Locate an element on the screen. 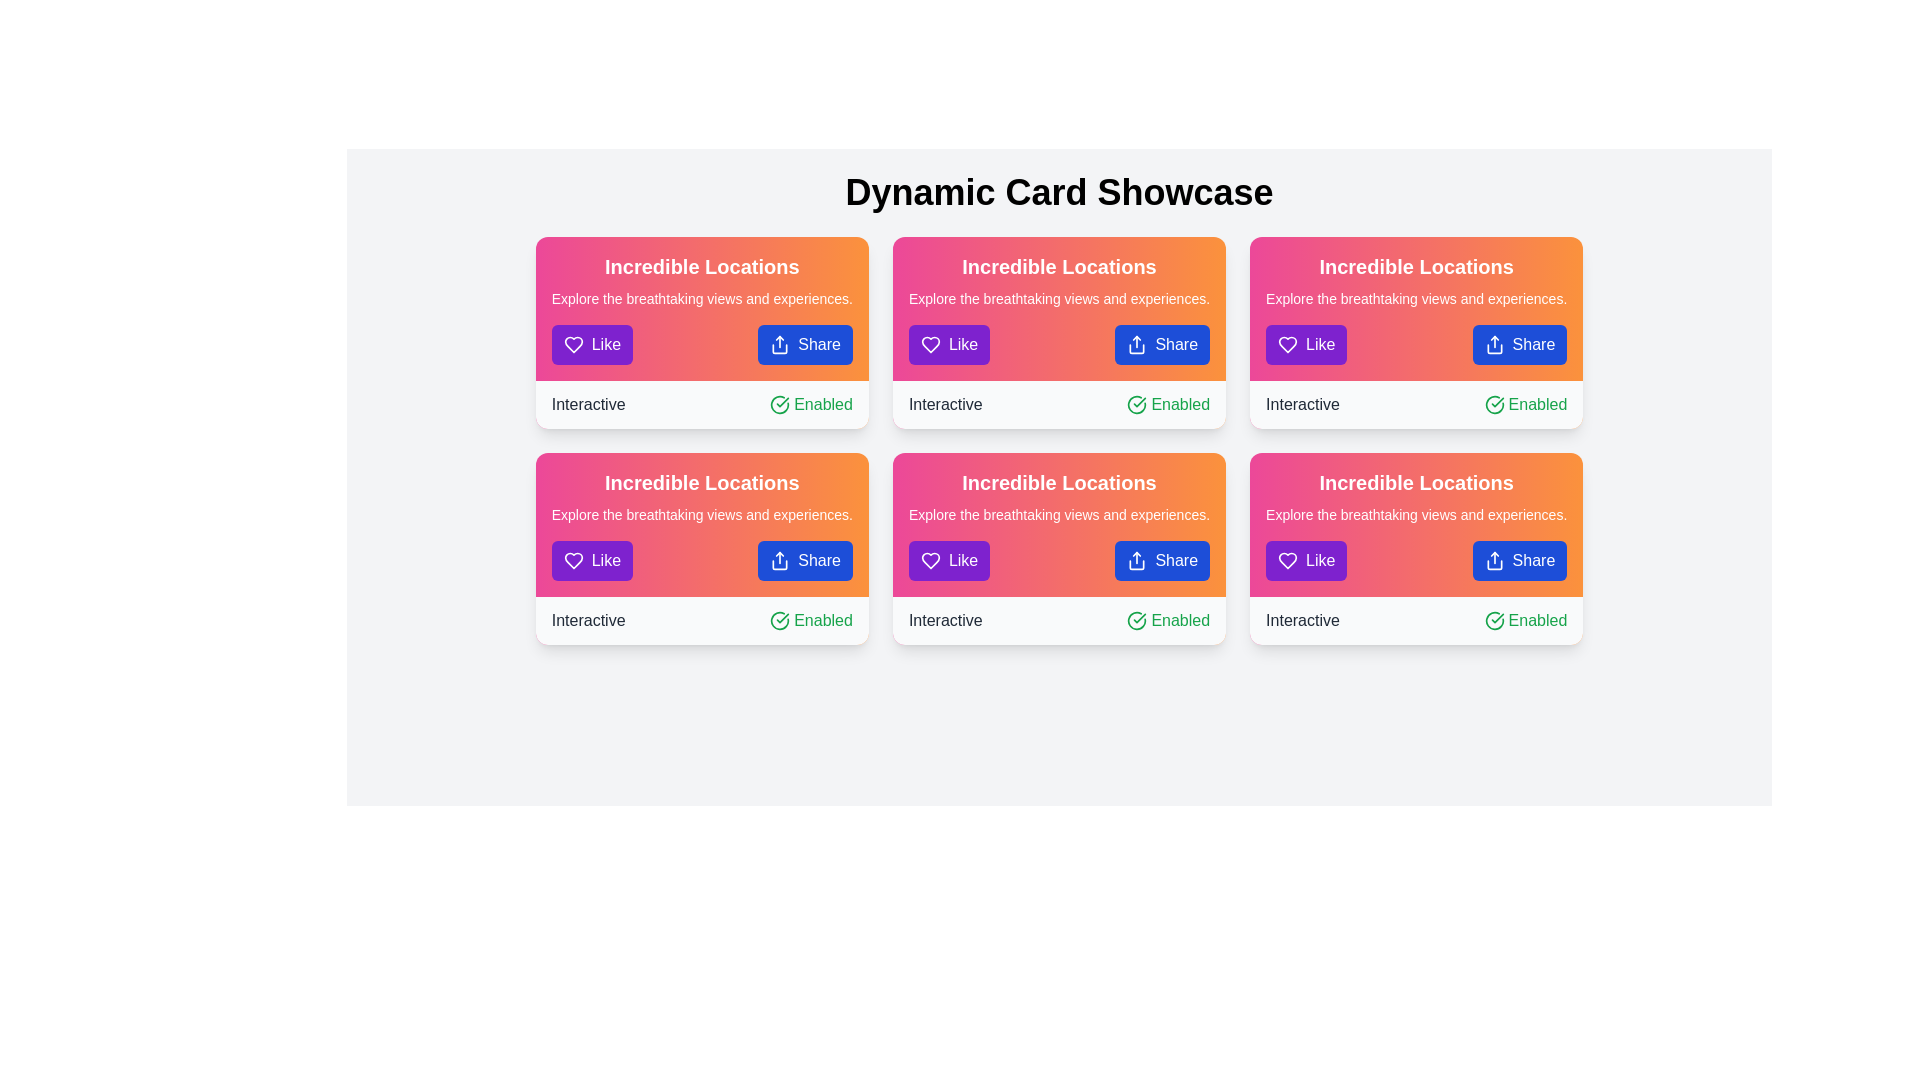 This screenshot has width=1920, height=1080. the 'Share' button with a blue background and upward arrow icon located in the second row, first column of the grid layout is located at coordinates (805, 560).